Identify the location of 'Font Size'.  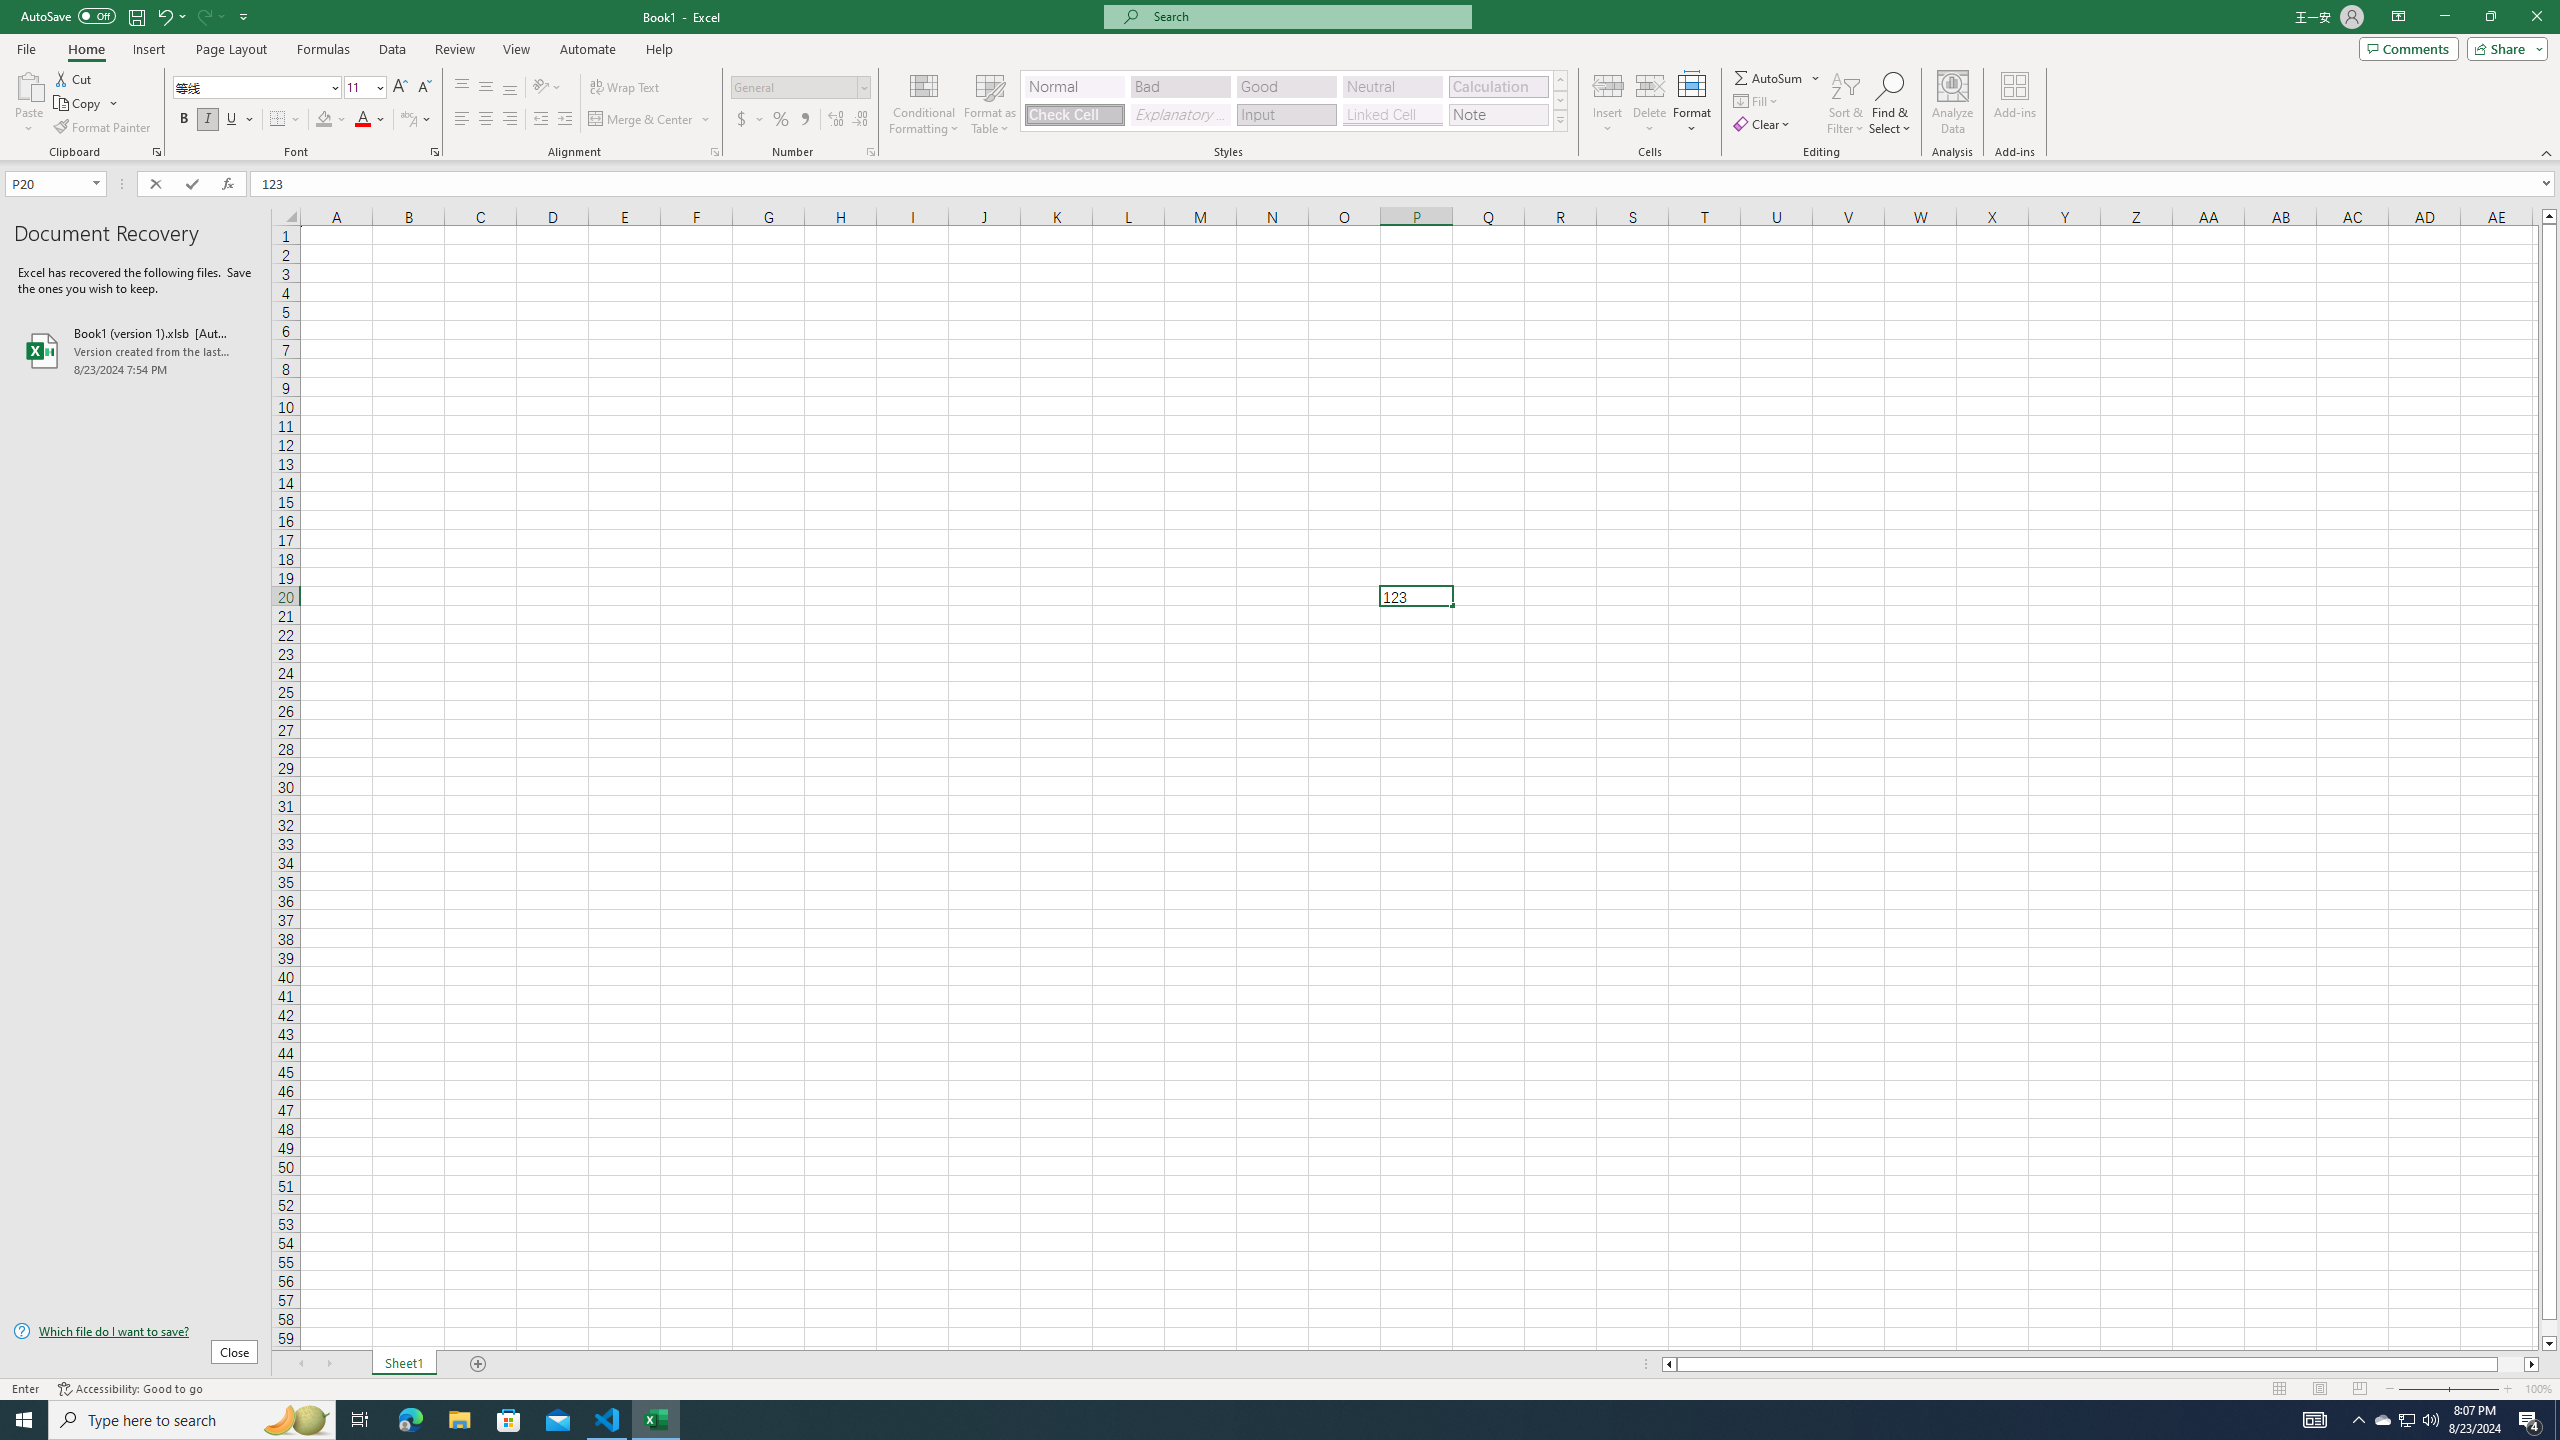
(358, 87).